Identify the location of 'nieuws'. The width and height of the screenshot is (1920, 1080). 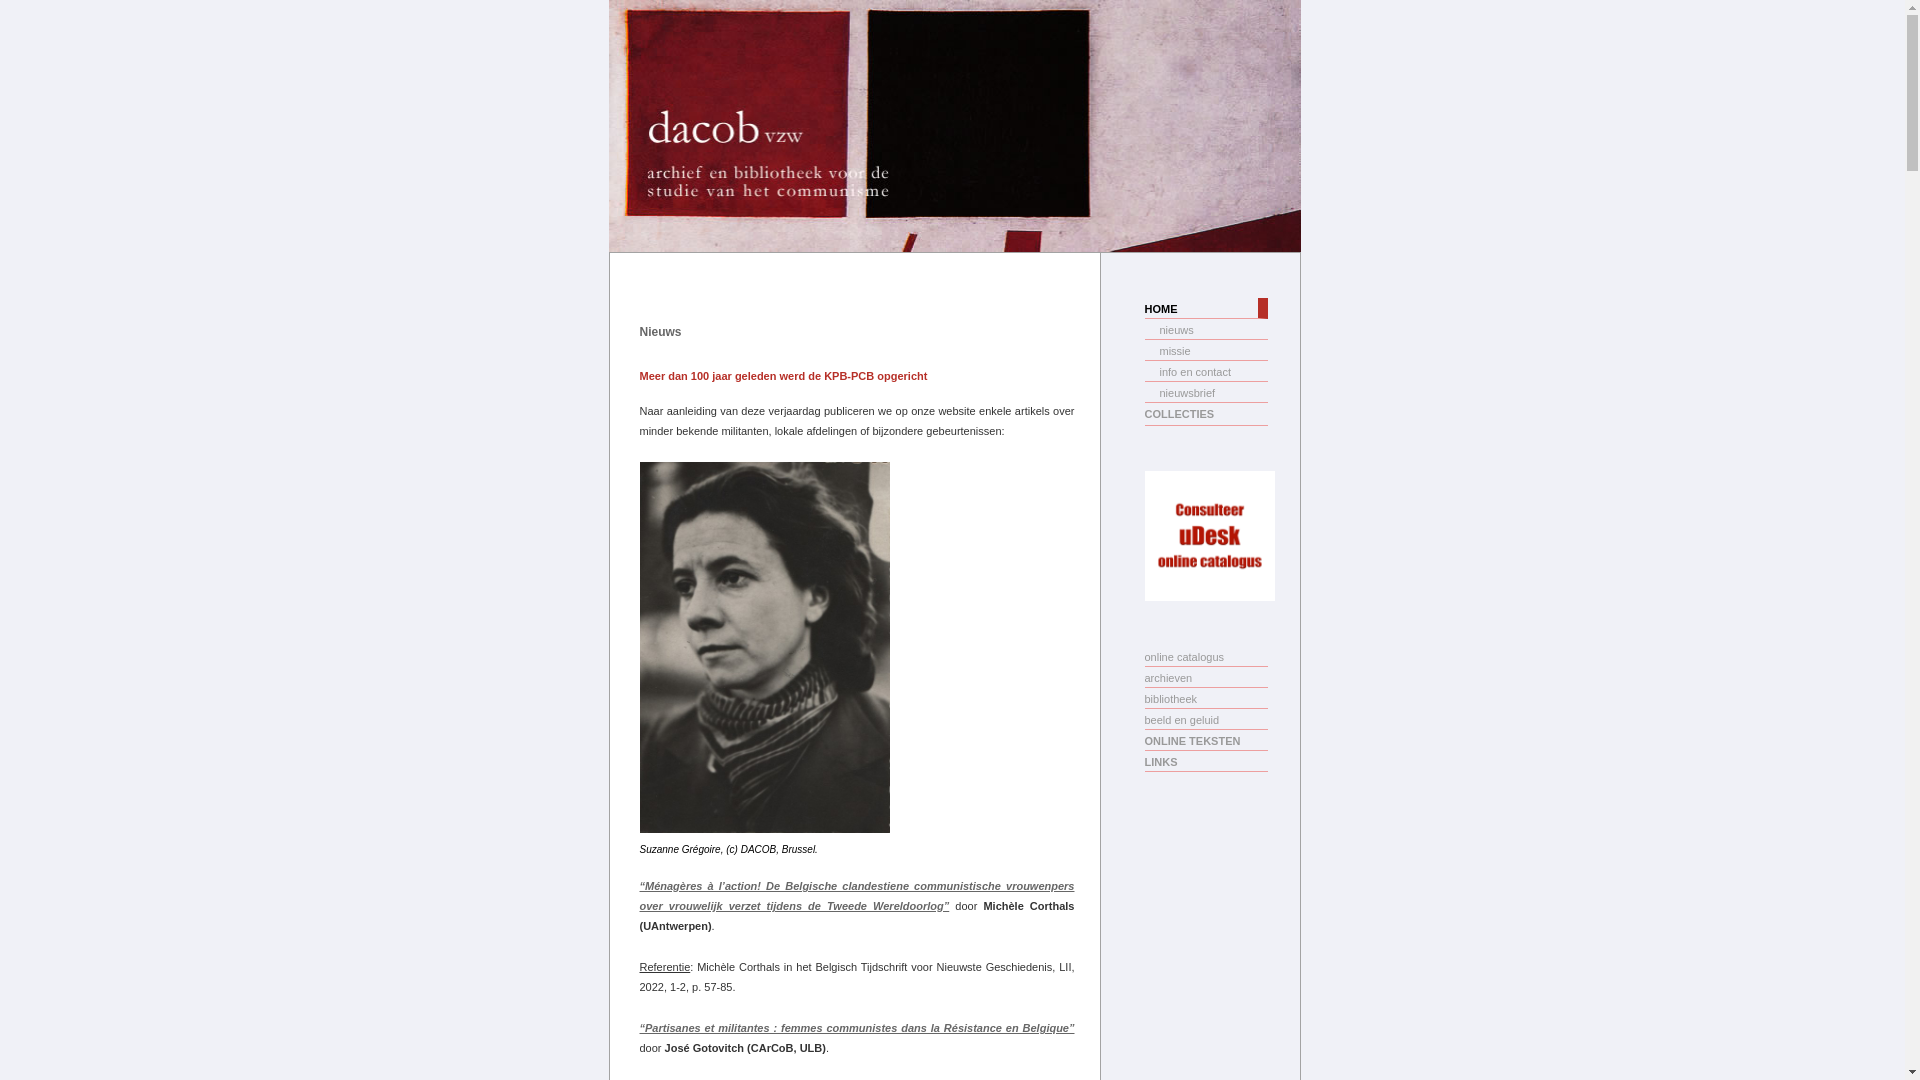
(1204, 328).